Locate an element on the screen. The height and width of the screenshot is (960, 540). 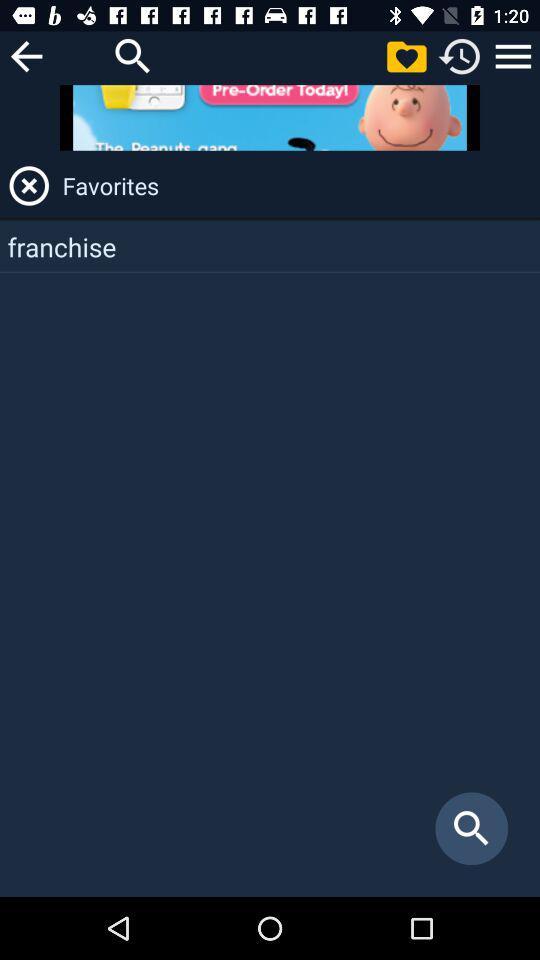
icon below the franchise item is located at coordinates (471, 828).